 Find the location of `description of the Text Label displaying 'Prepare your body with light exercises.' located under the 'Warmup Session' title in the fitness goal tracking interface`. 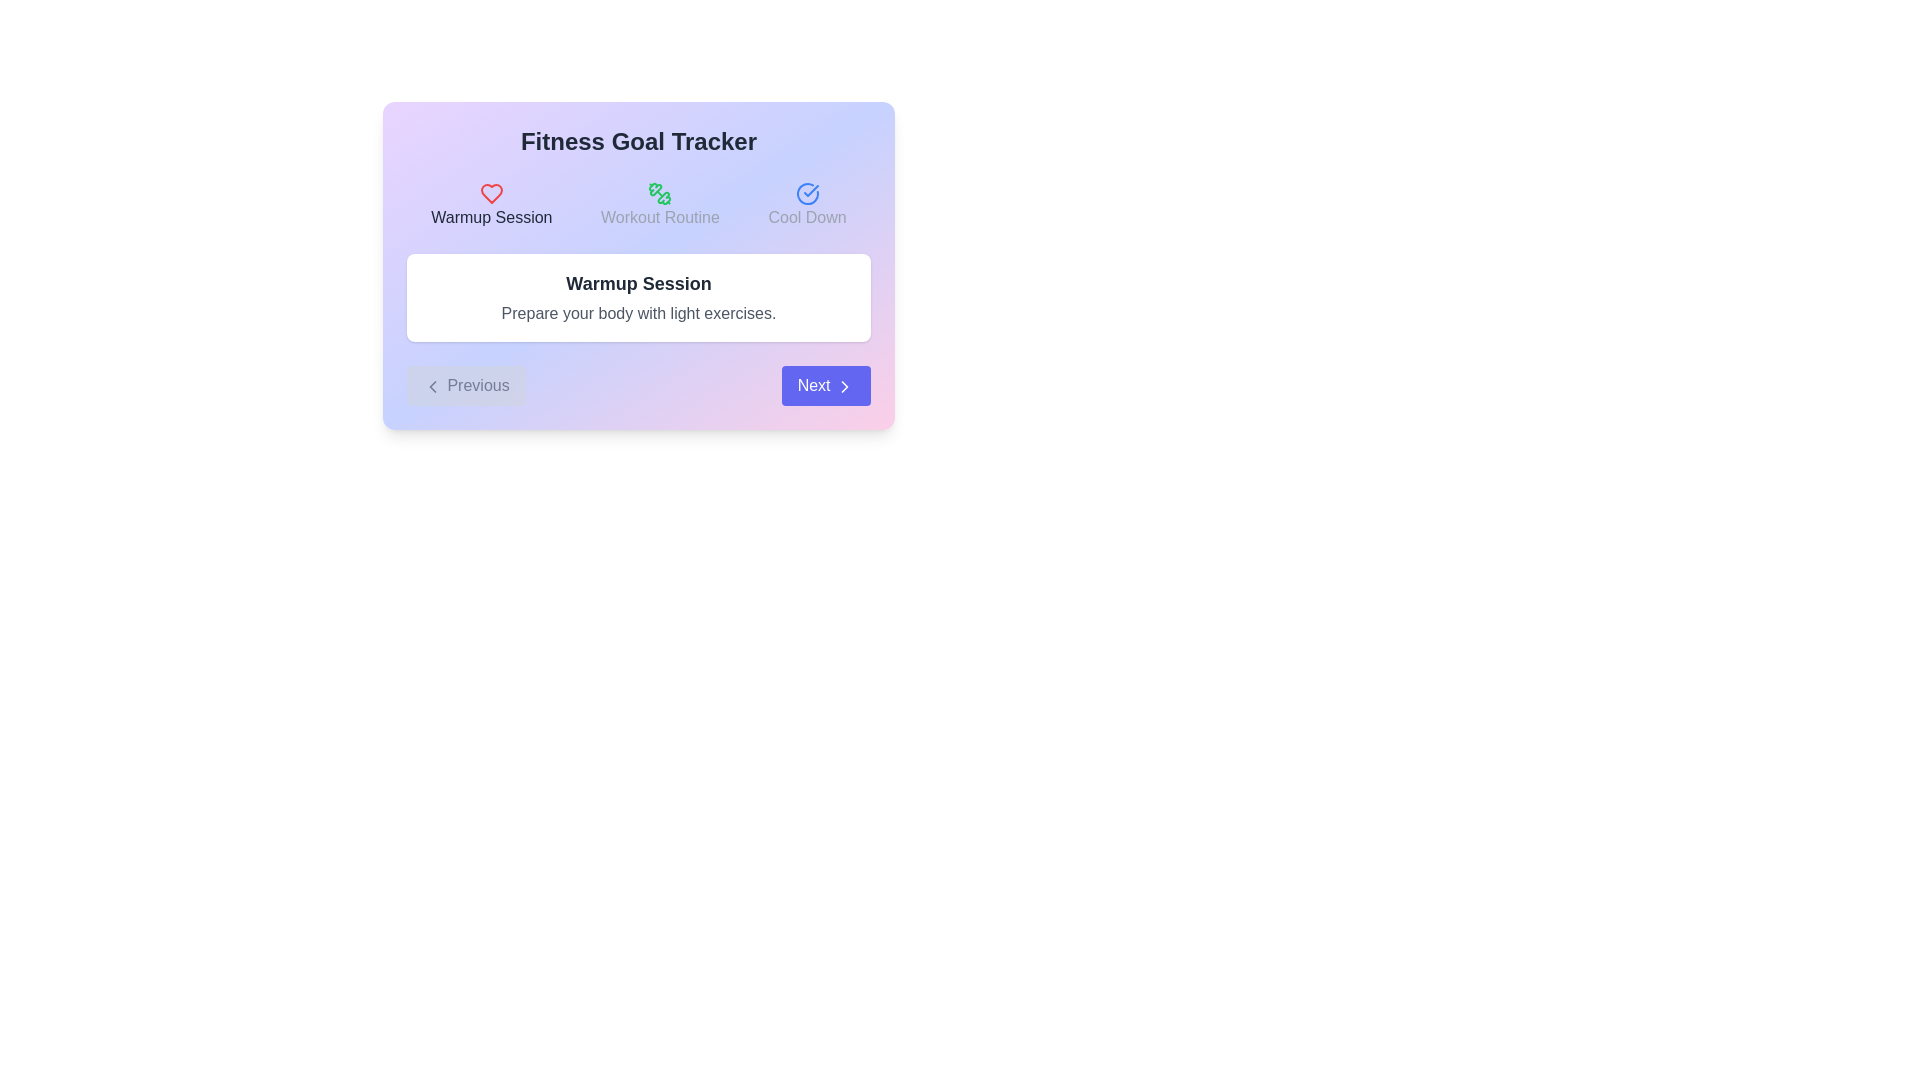

description of the Text Label displaying 'Prepare your body with light exercises.' located under the 'Warmup Session' title in the fitness goal tracking interface is located at coordinates (637, 313).